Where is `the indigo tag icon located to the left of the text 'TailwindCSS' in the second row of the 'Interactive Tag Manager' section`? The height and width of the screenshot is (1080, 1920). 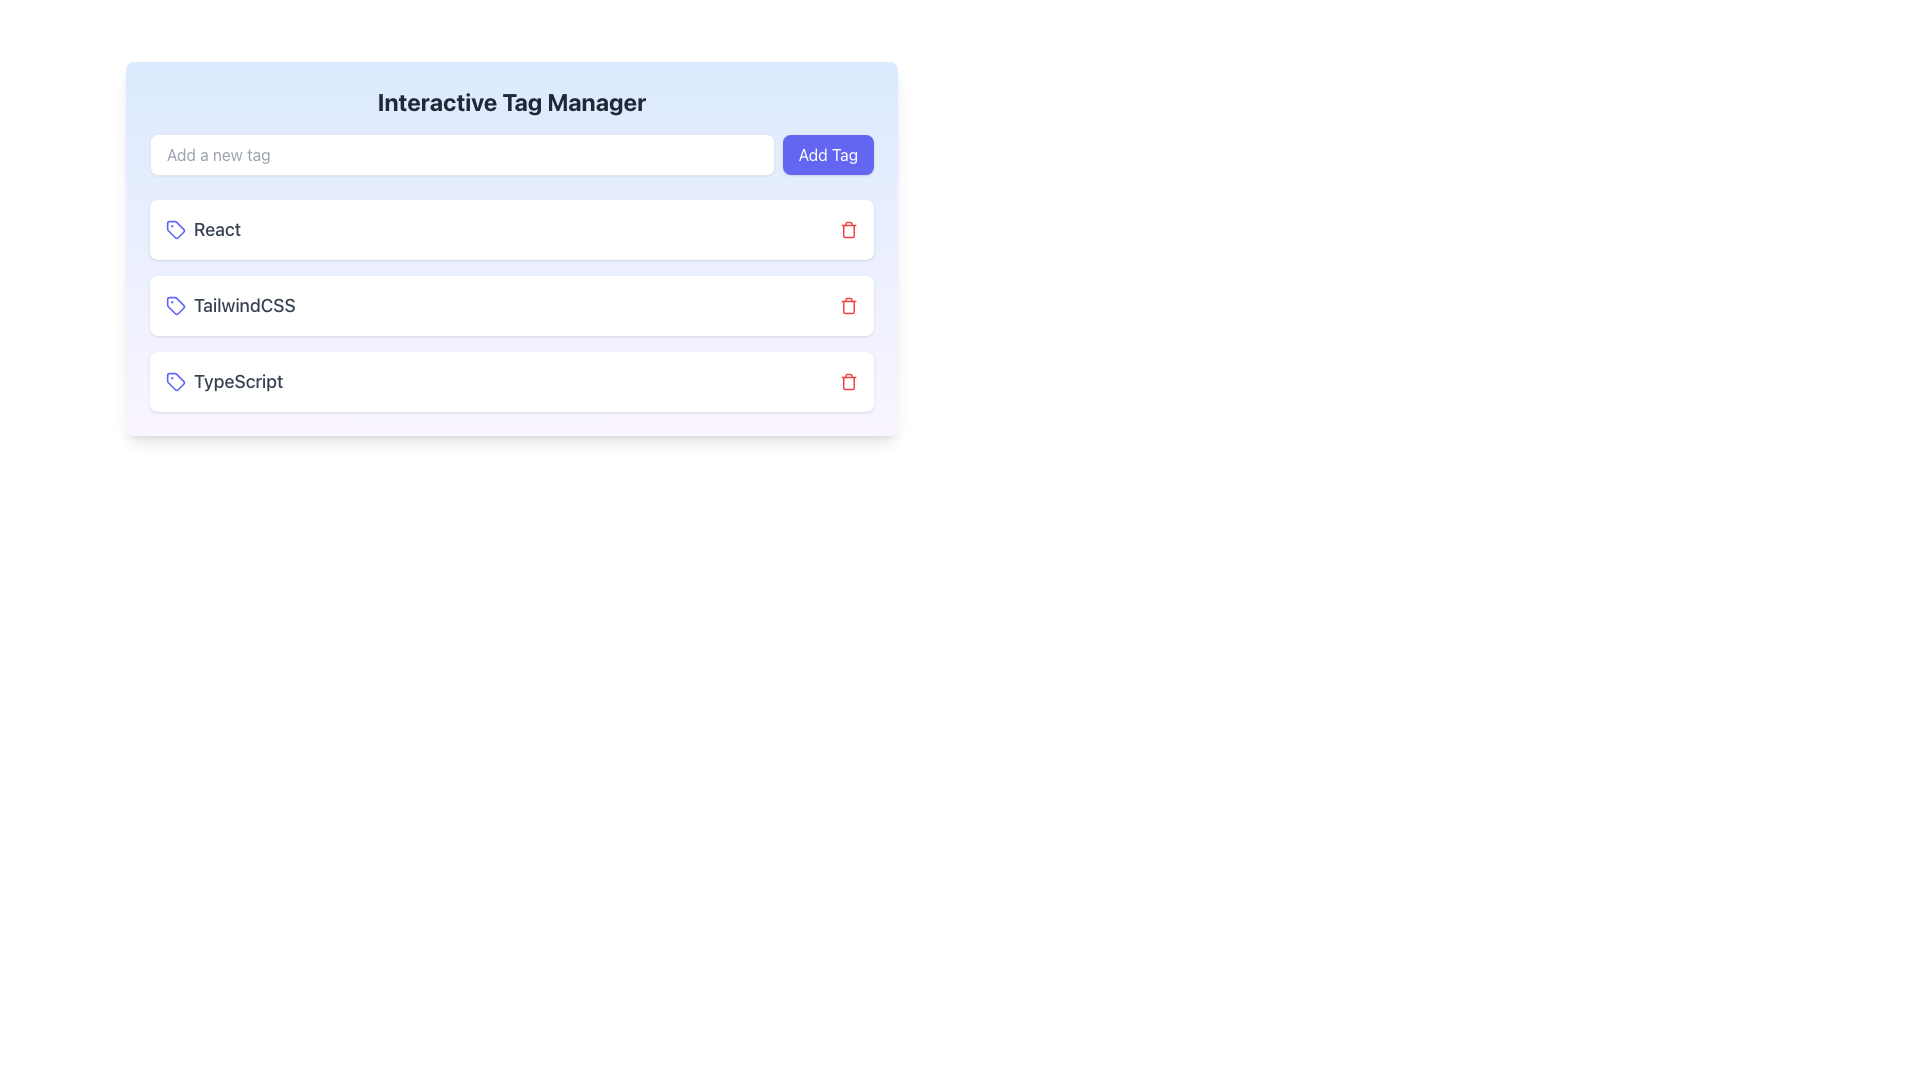 the indigo tag icon located to the left of the text 'TailwindCSS' in the second row of the 'Interactive Tag Manager' section is located at coordinates (176, 305).